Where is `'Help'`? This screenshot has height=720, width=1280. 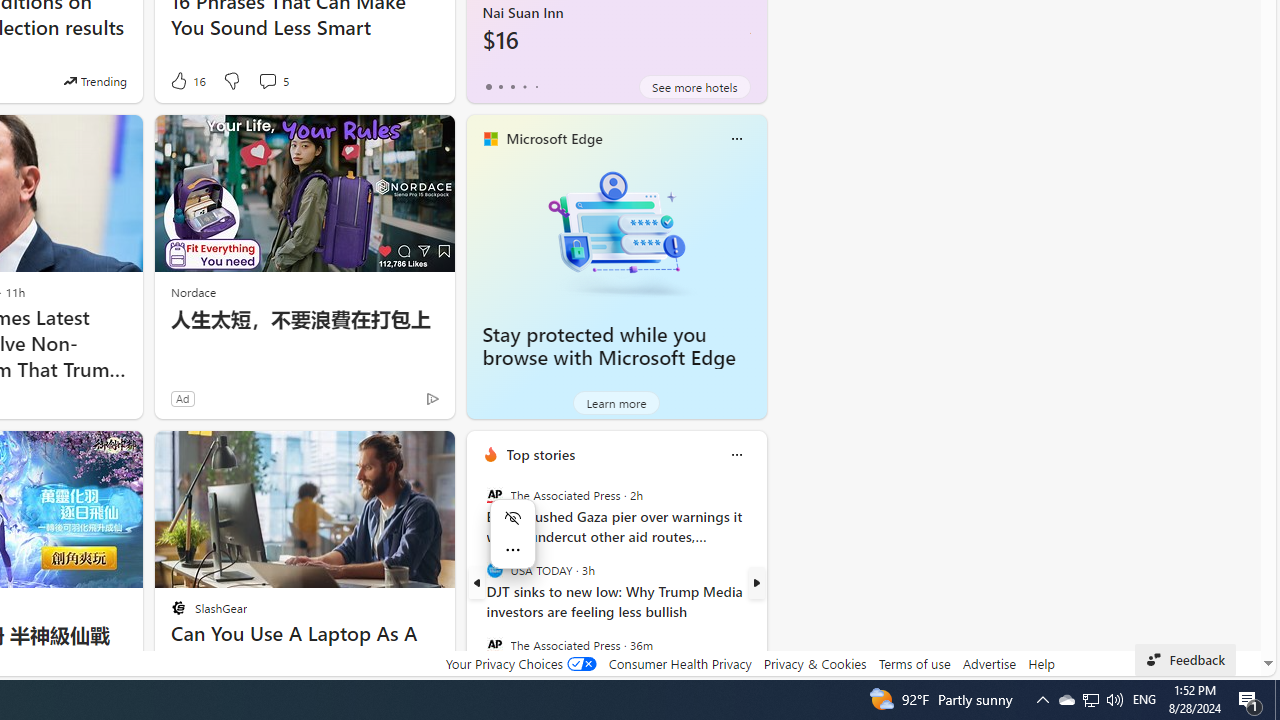 'Help' is located at coordinates (1040, 663).